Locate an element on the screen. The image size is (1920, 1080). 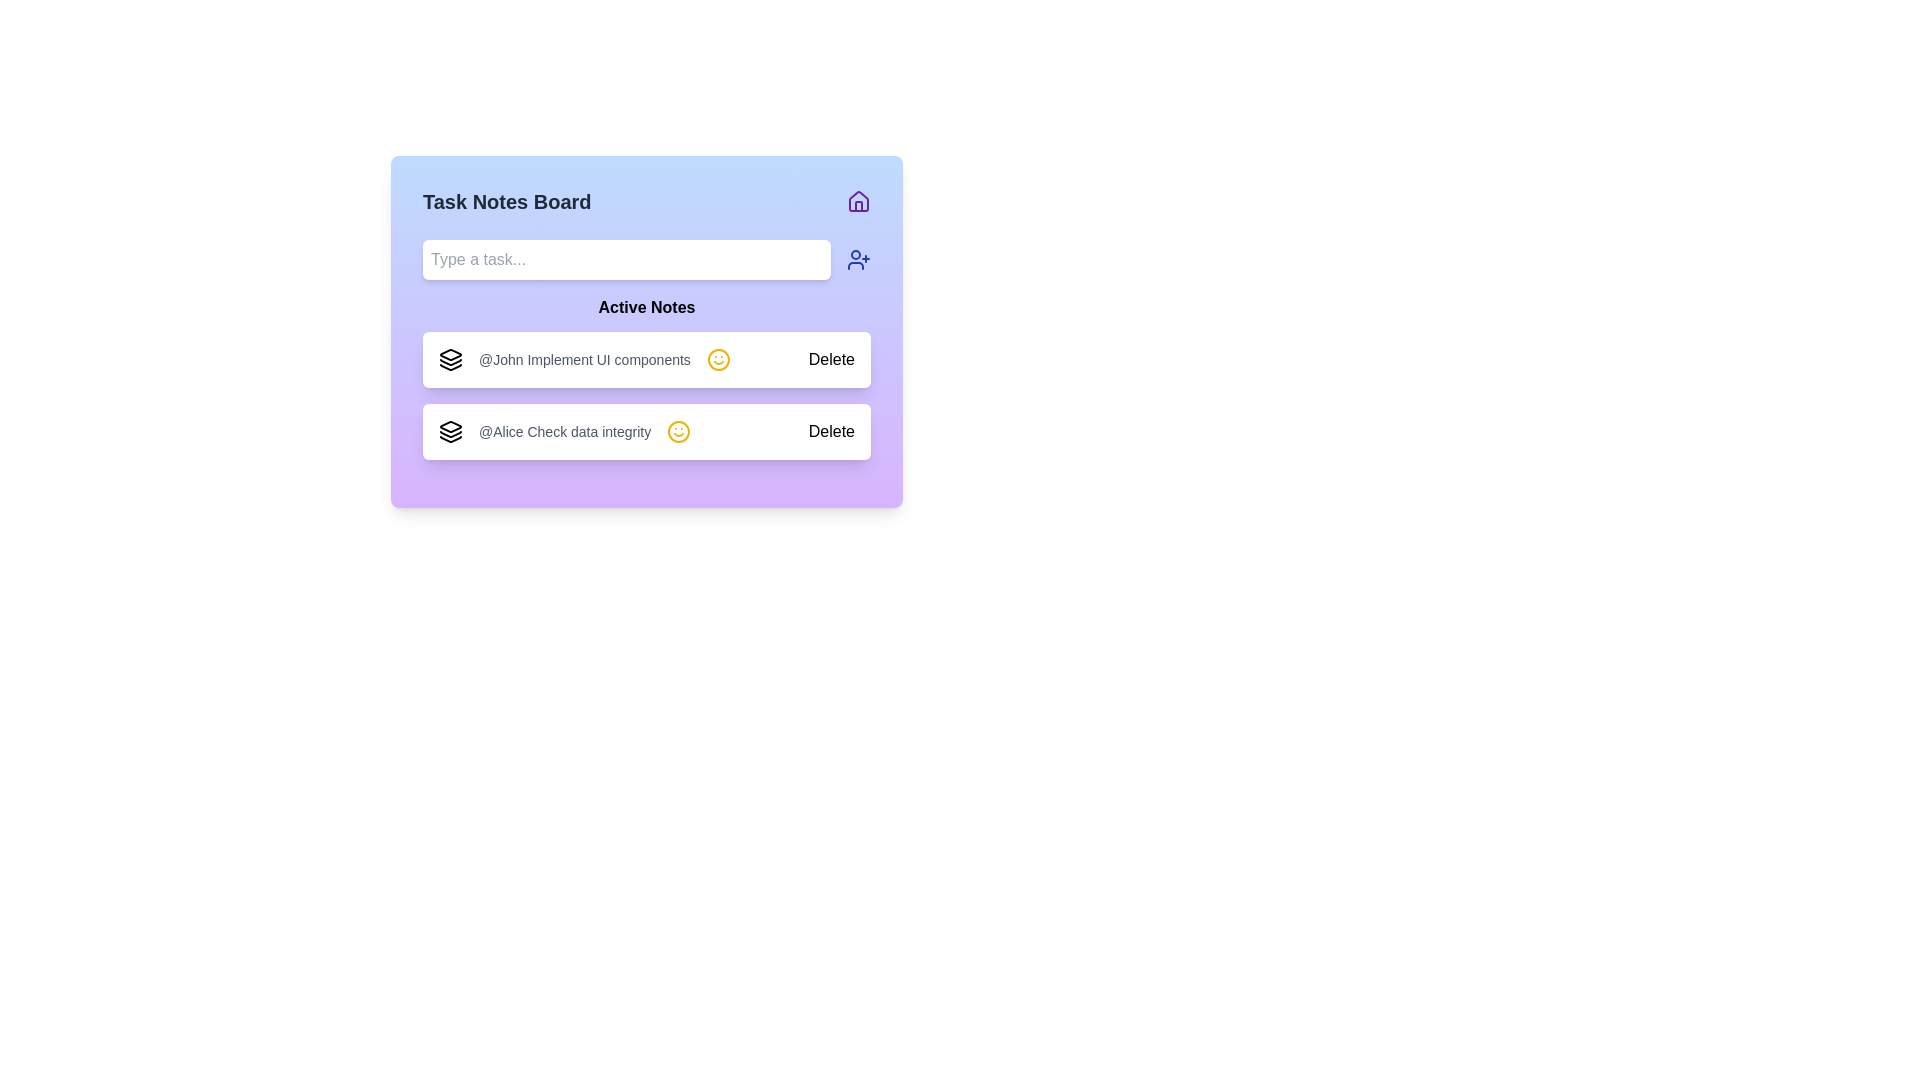
the purple house icon located in the top-right corner of the 'Task Notes Board' header is located at coordinates (859, 201).